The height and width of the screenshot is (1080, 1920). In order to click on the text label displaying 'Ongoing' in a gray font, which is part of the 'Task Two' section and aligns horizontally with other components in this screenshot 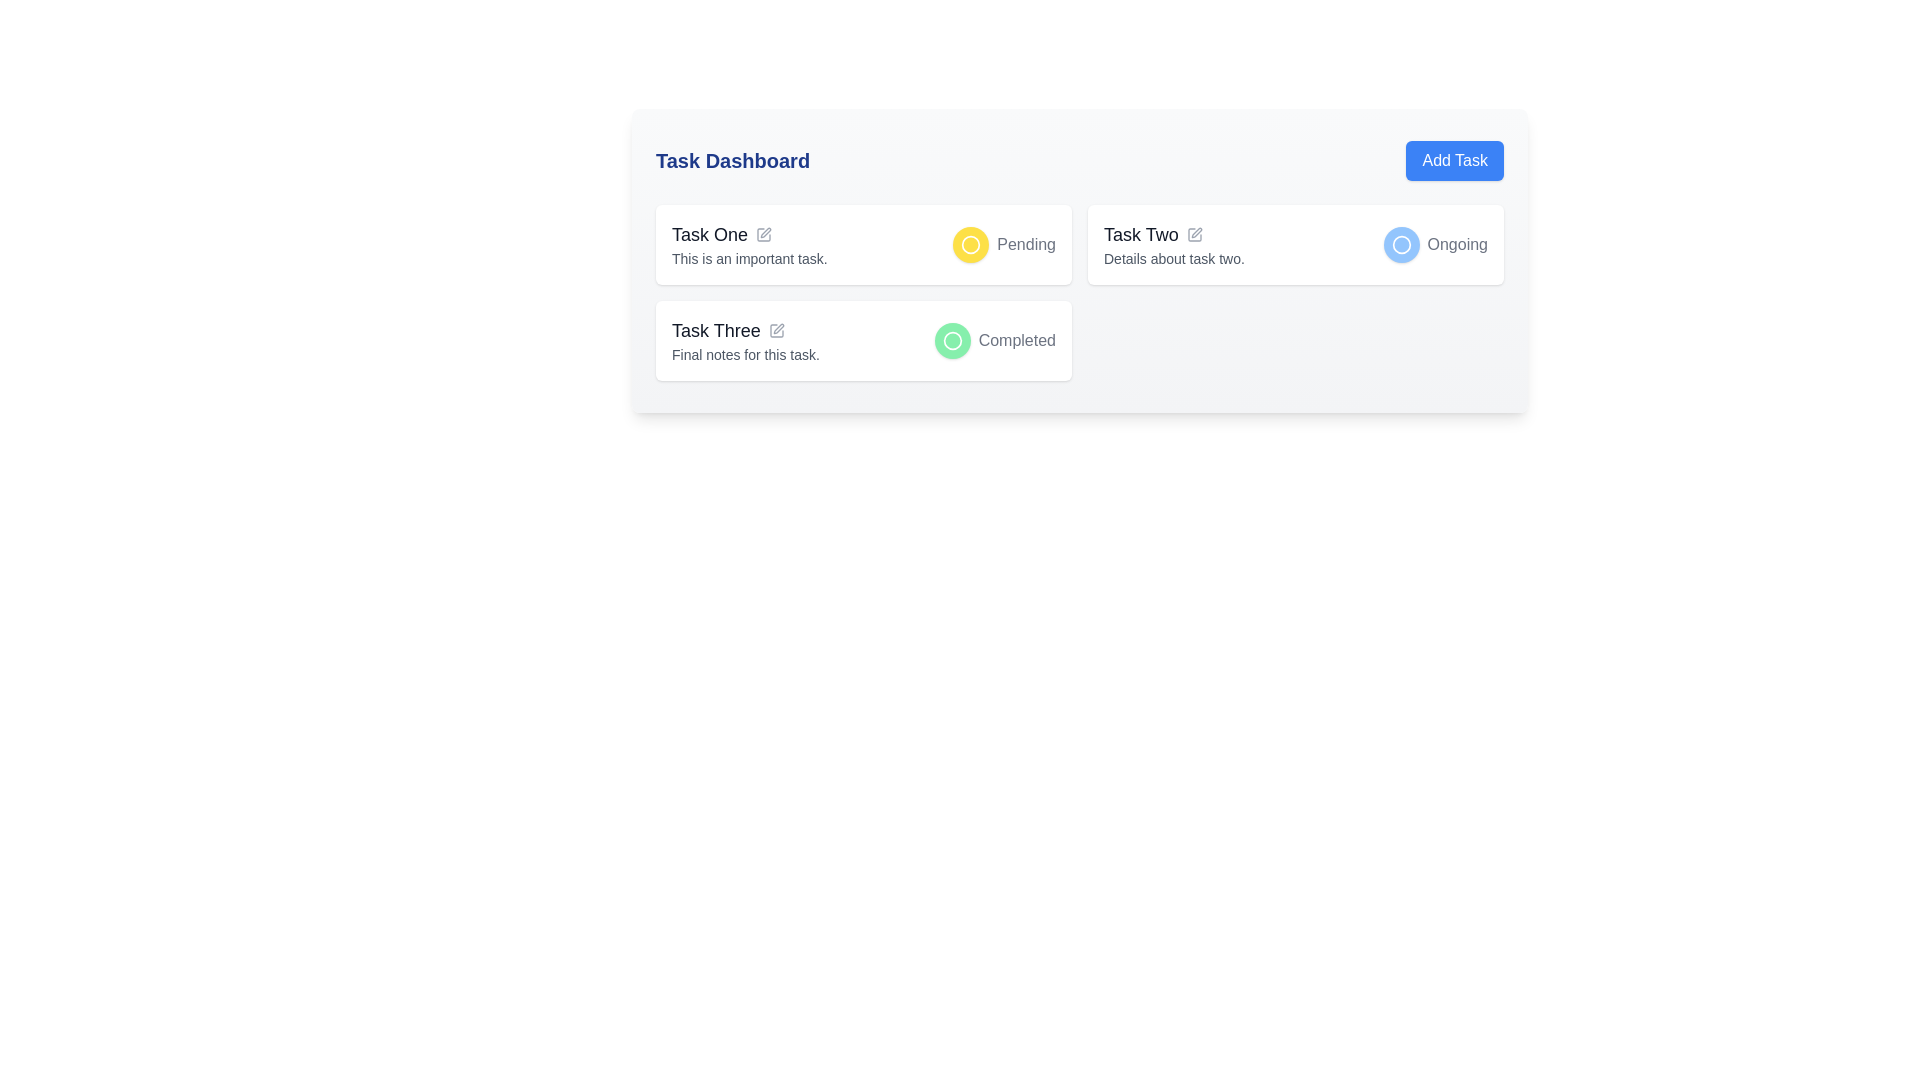, I will do `click(1457, 244)`.